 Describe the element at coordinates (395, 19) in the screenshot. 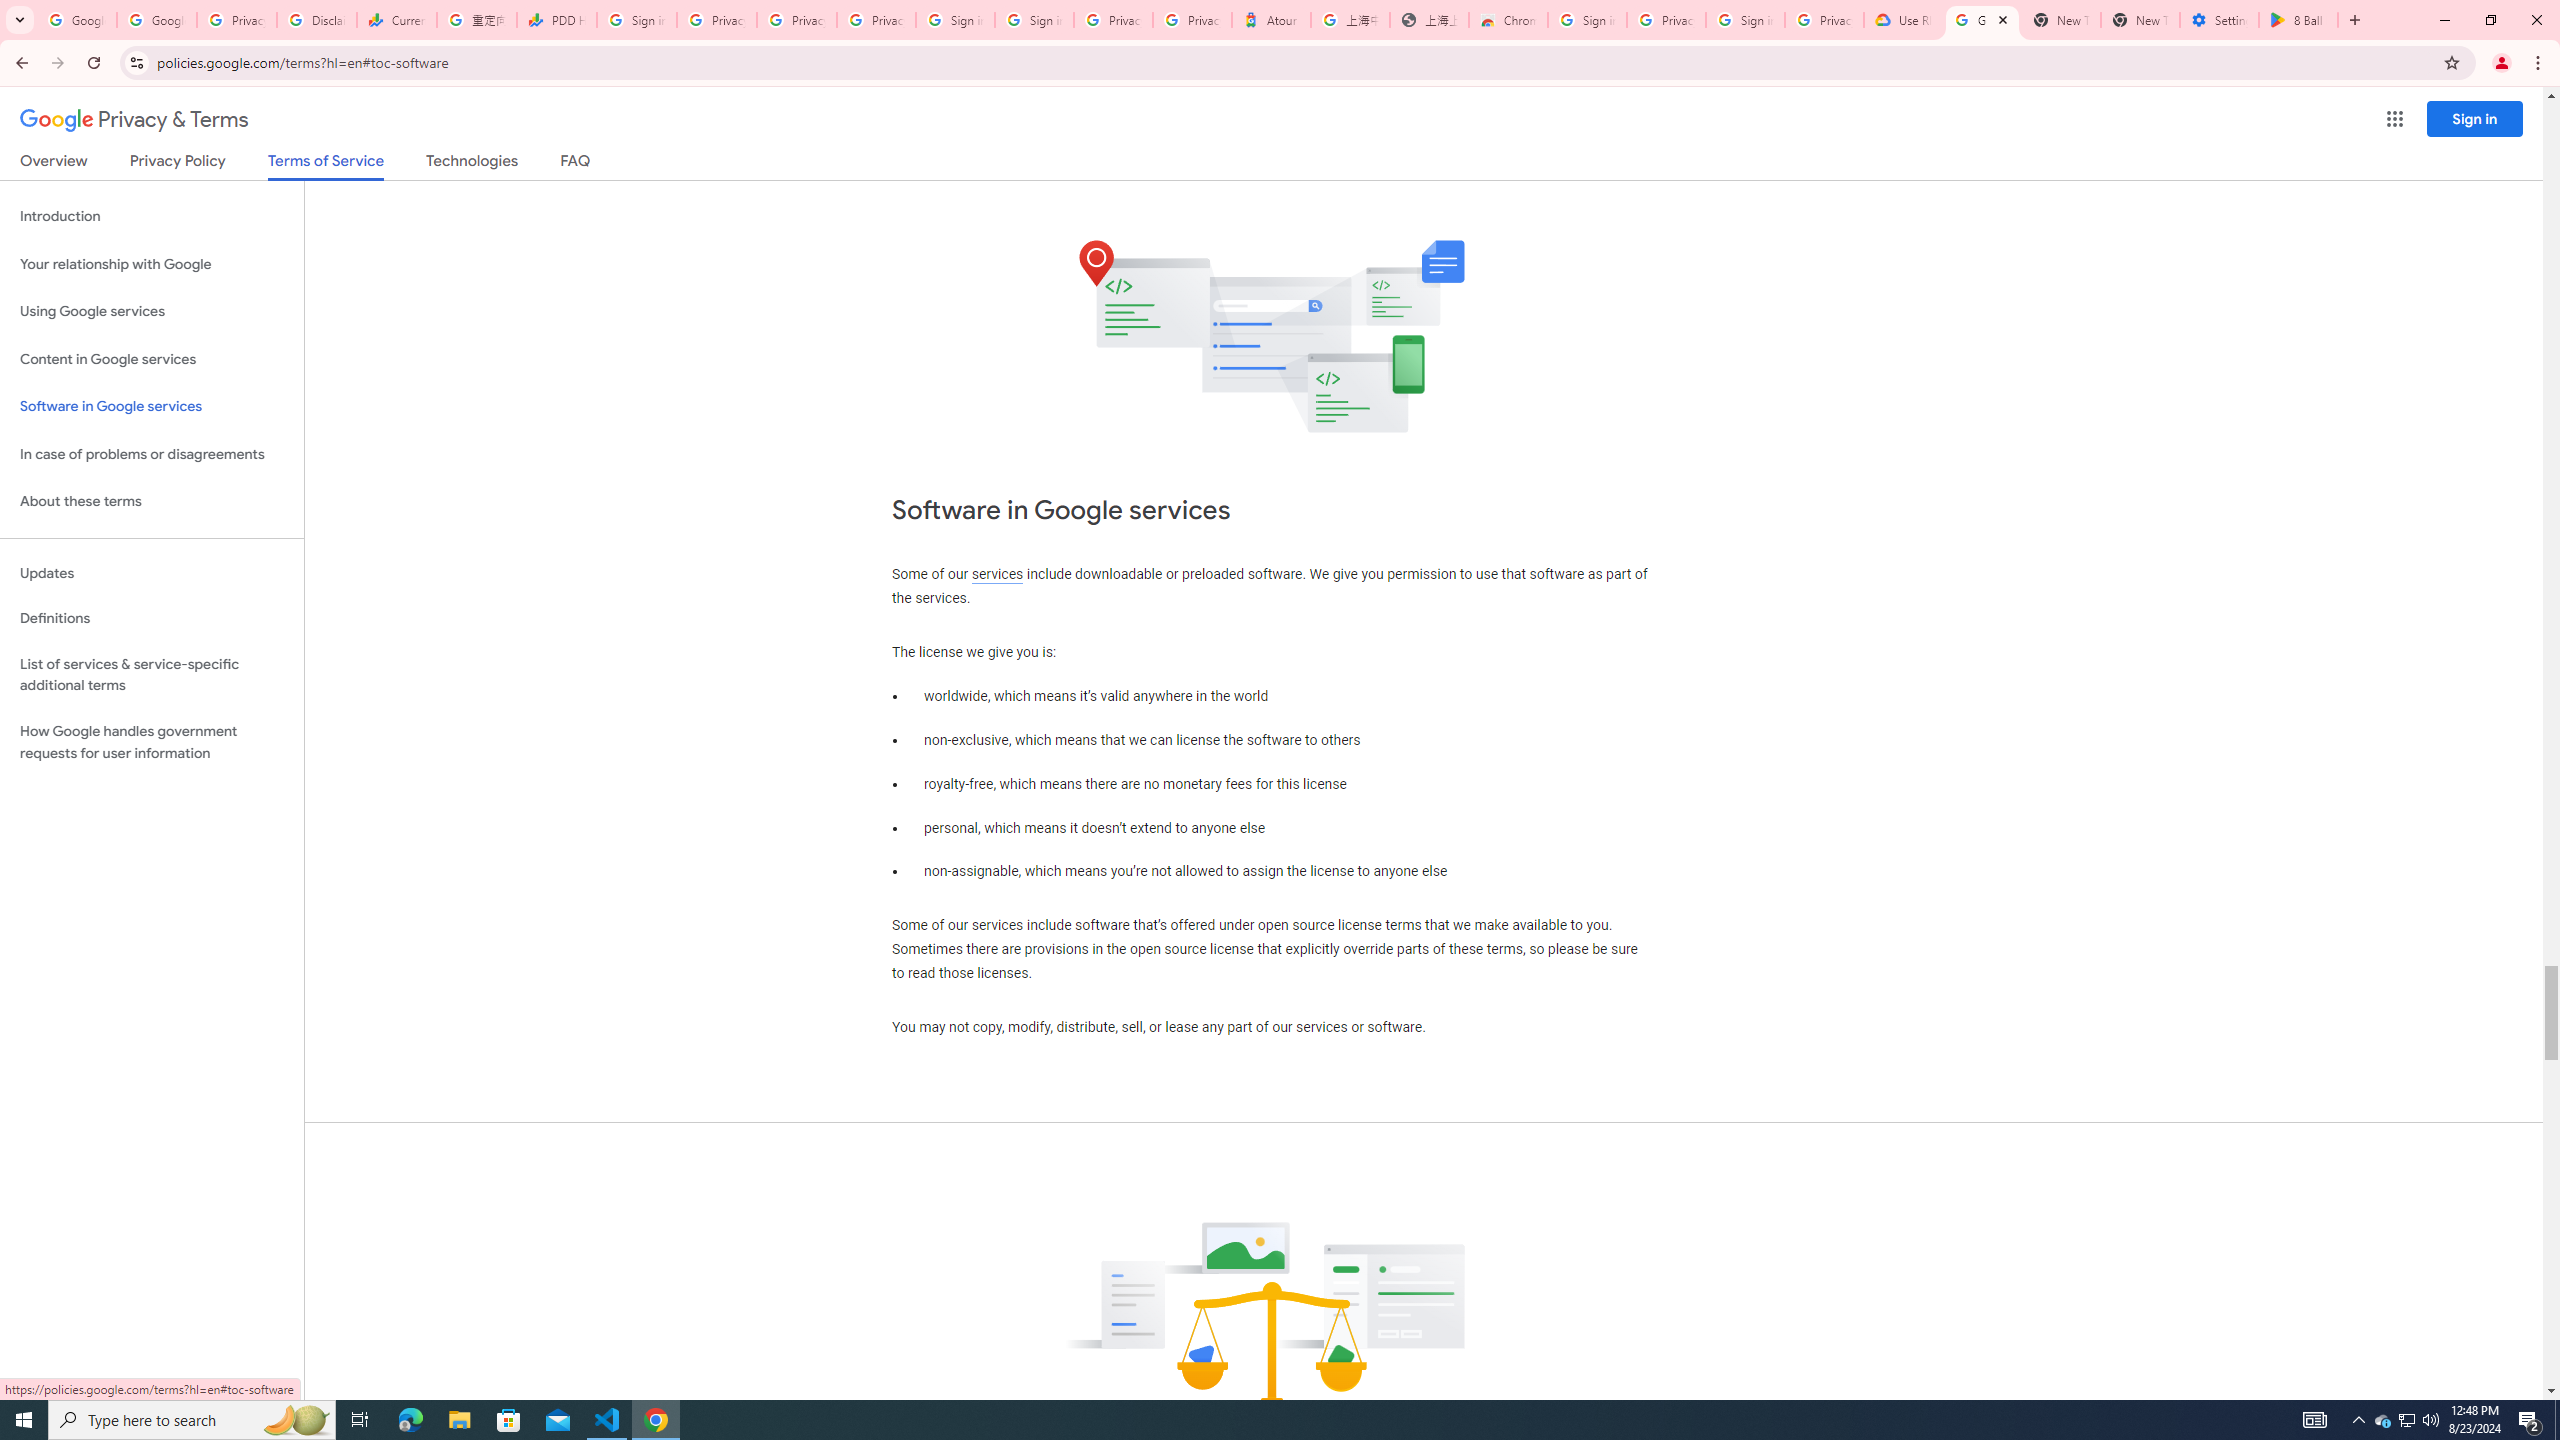

I see `'Currencies - Google Finance'` at that location.